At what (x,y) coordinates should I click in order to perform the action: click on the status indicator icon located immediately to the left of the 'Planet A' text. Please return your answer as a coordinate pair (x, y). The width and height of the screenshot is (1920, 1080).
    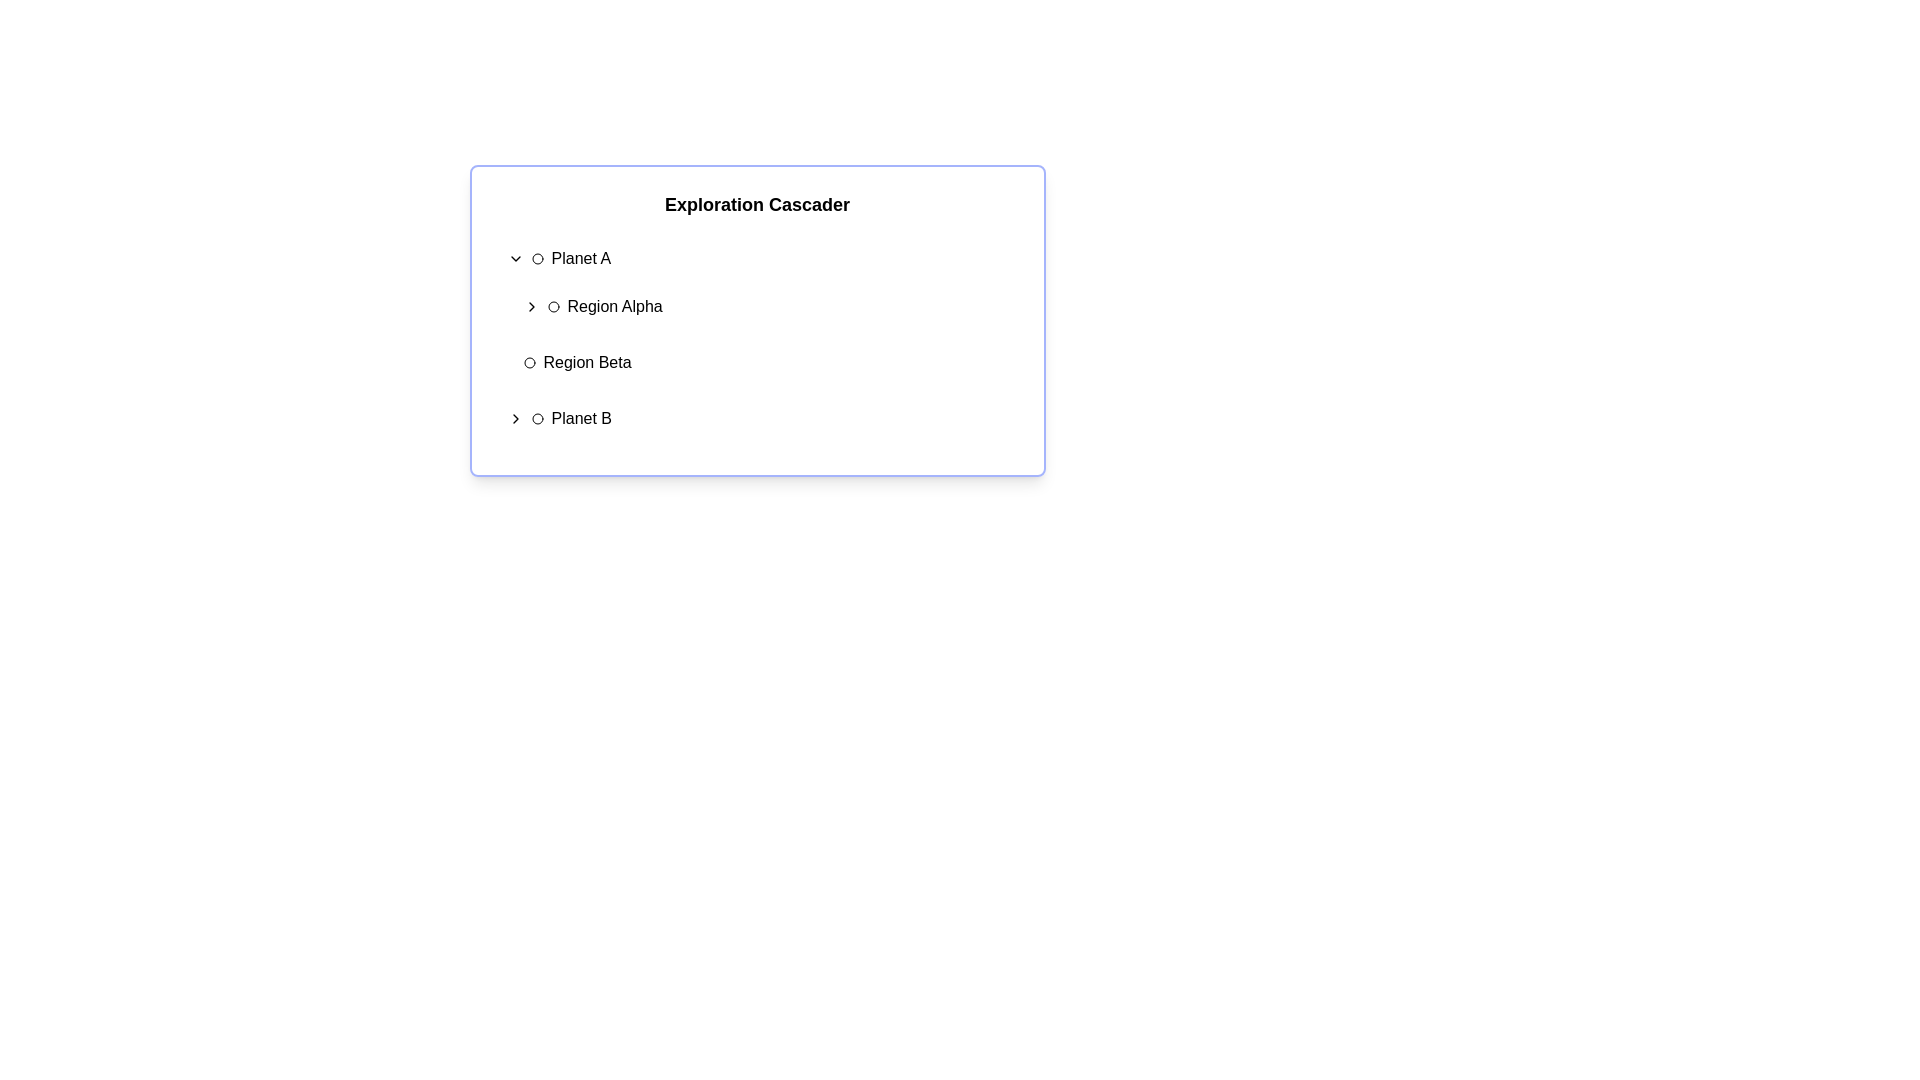
    Looking at the image, I should click on (537, 257).